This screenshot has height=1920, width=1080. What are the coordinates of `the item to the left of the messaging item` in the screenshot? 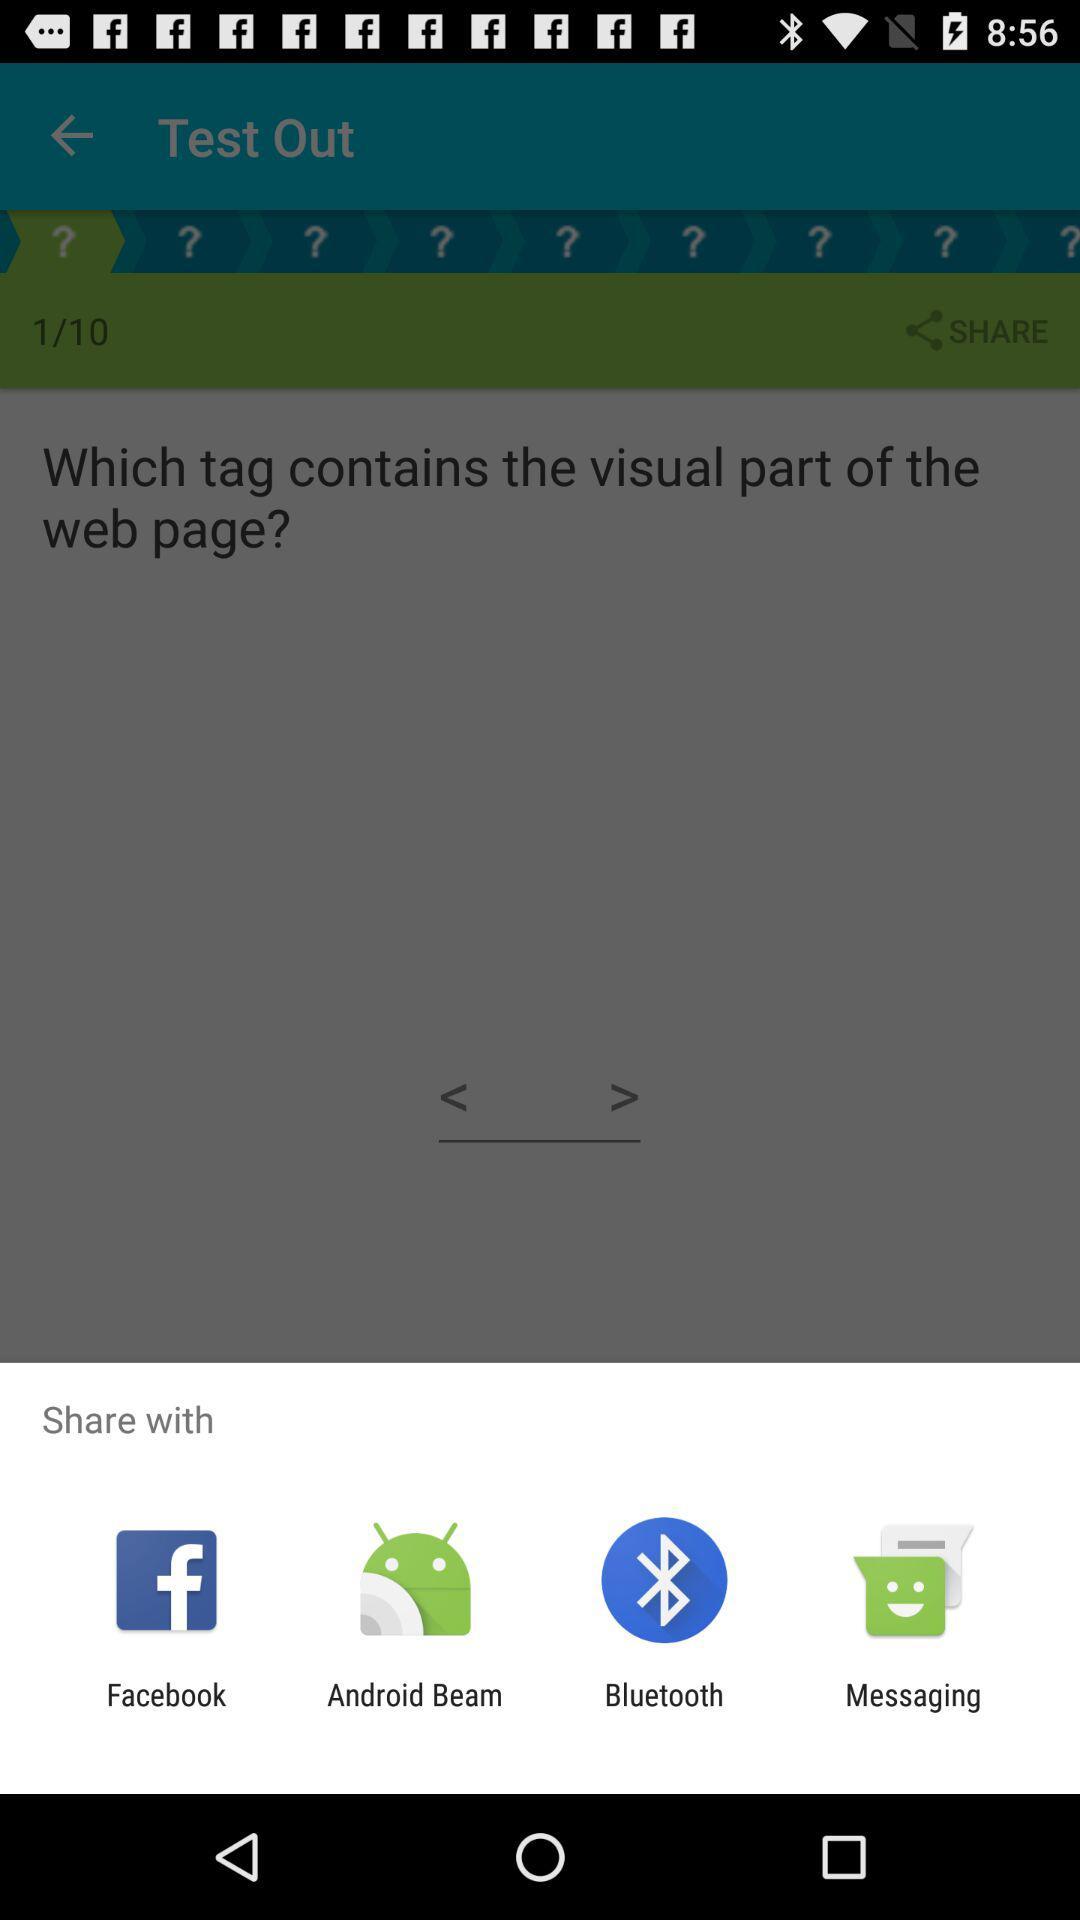 It's located at (664, 1711).